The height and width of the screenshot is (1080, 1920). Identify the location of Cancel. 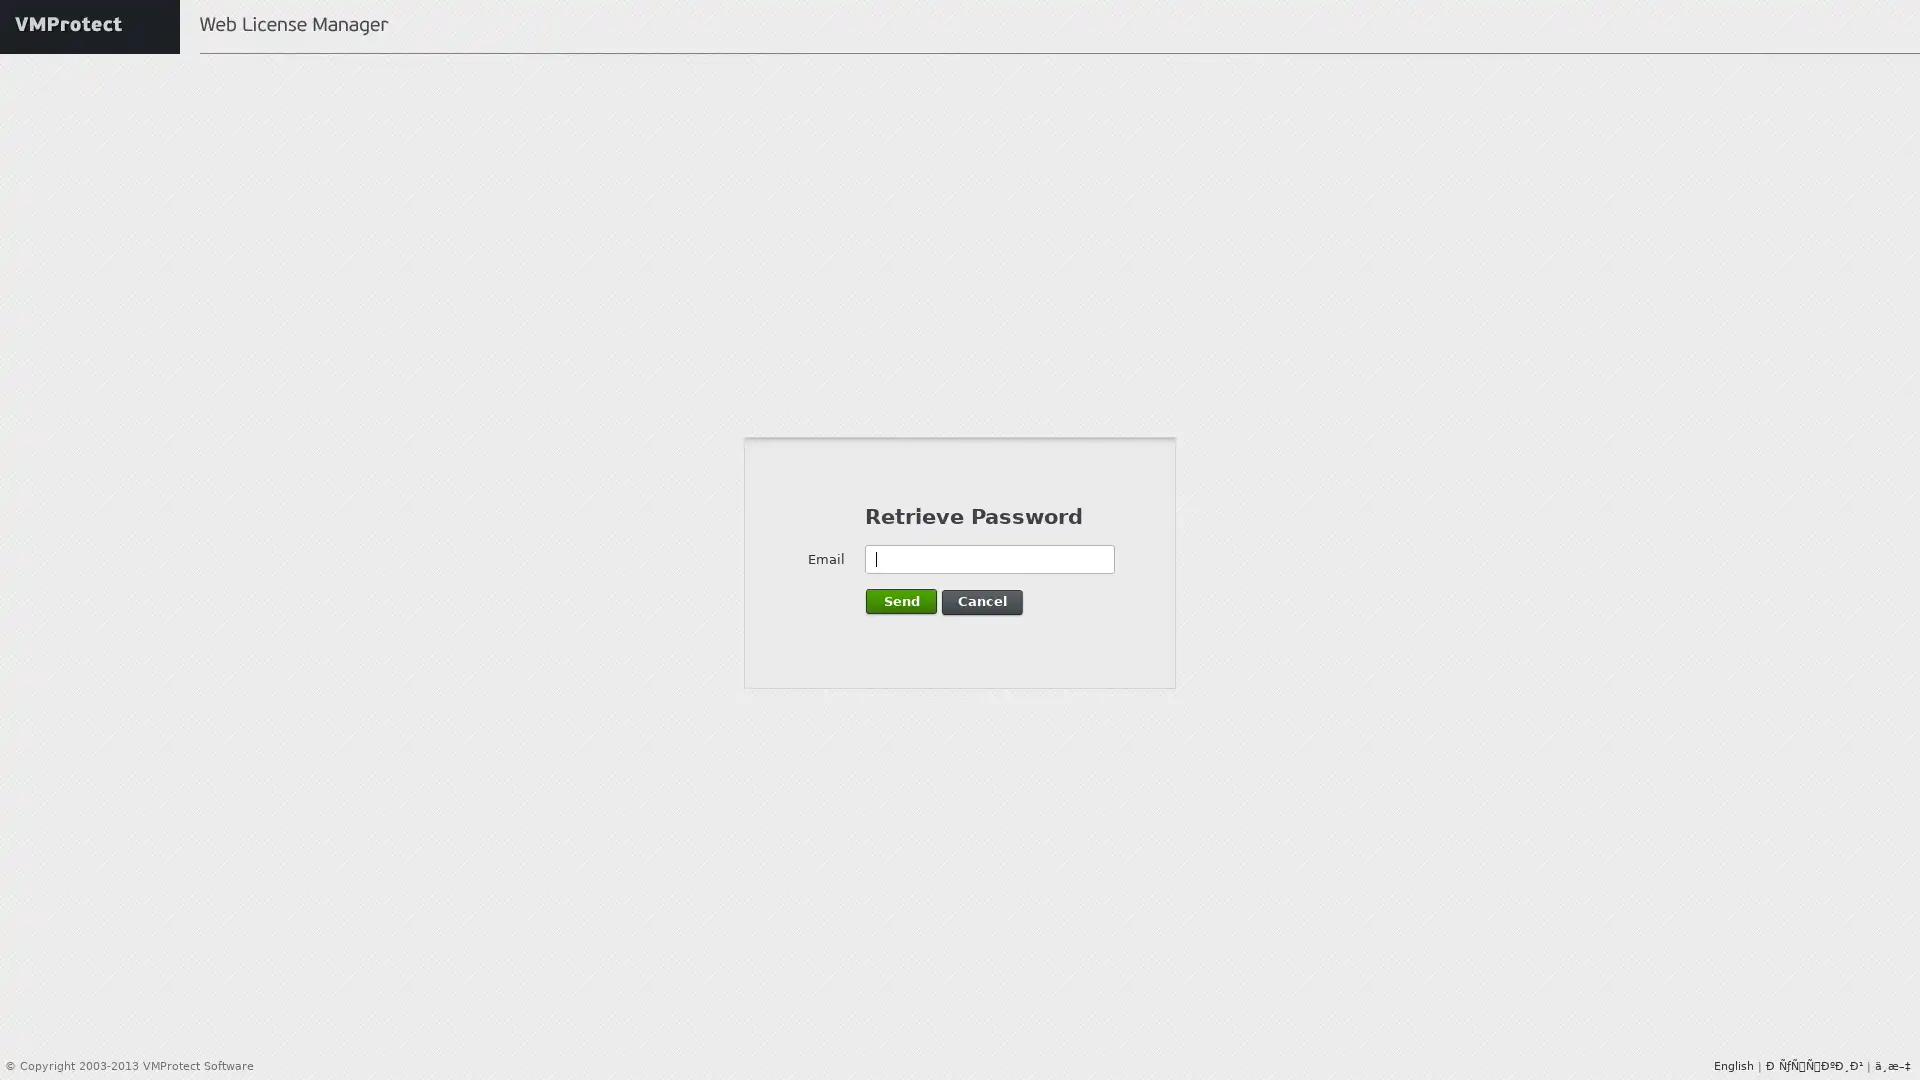
(982, 601).